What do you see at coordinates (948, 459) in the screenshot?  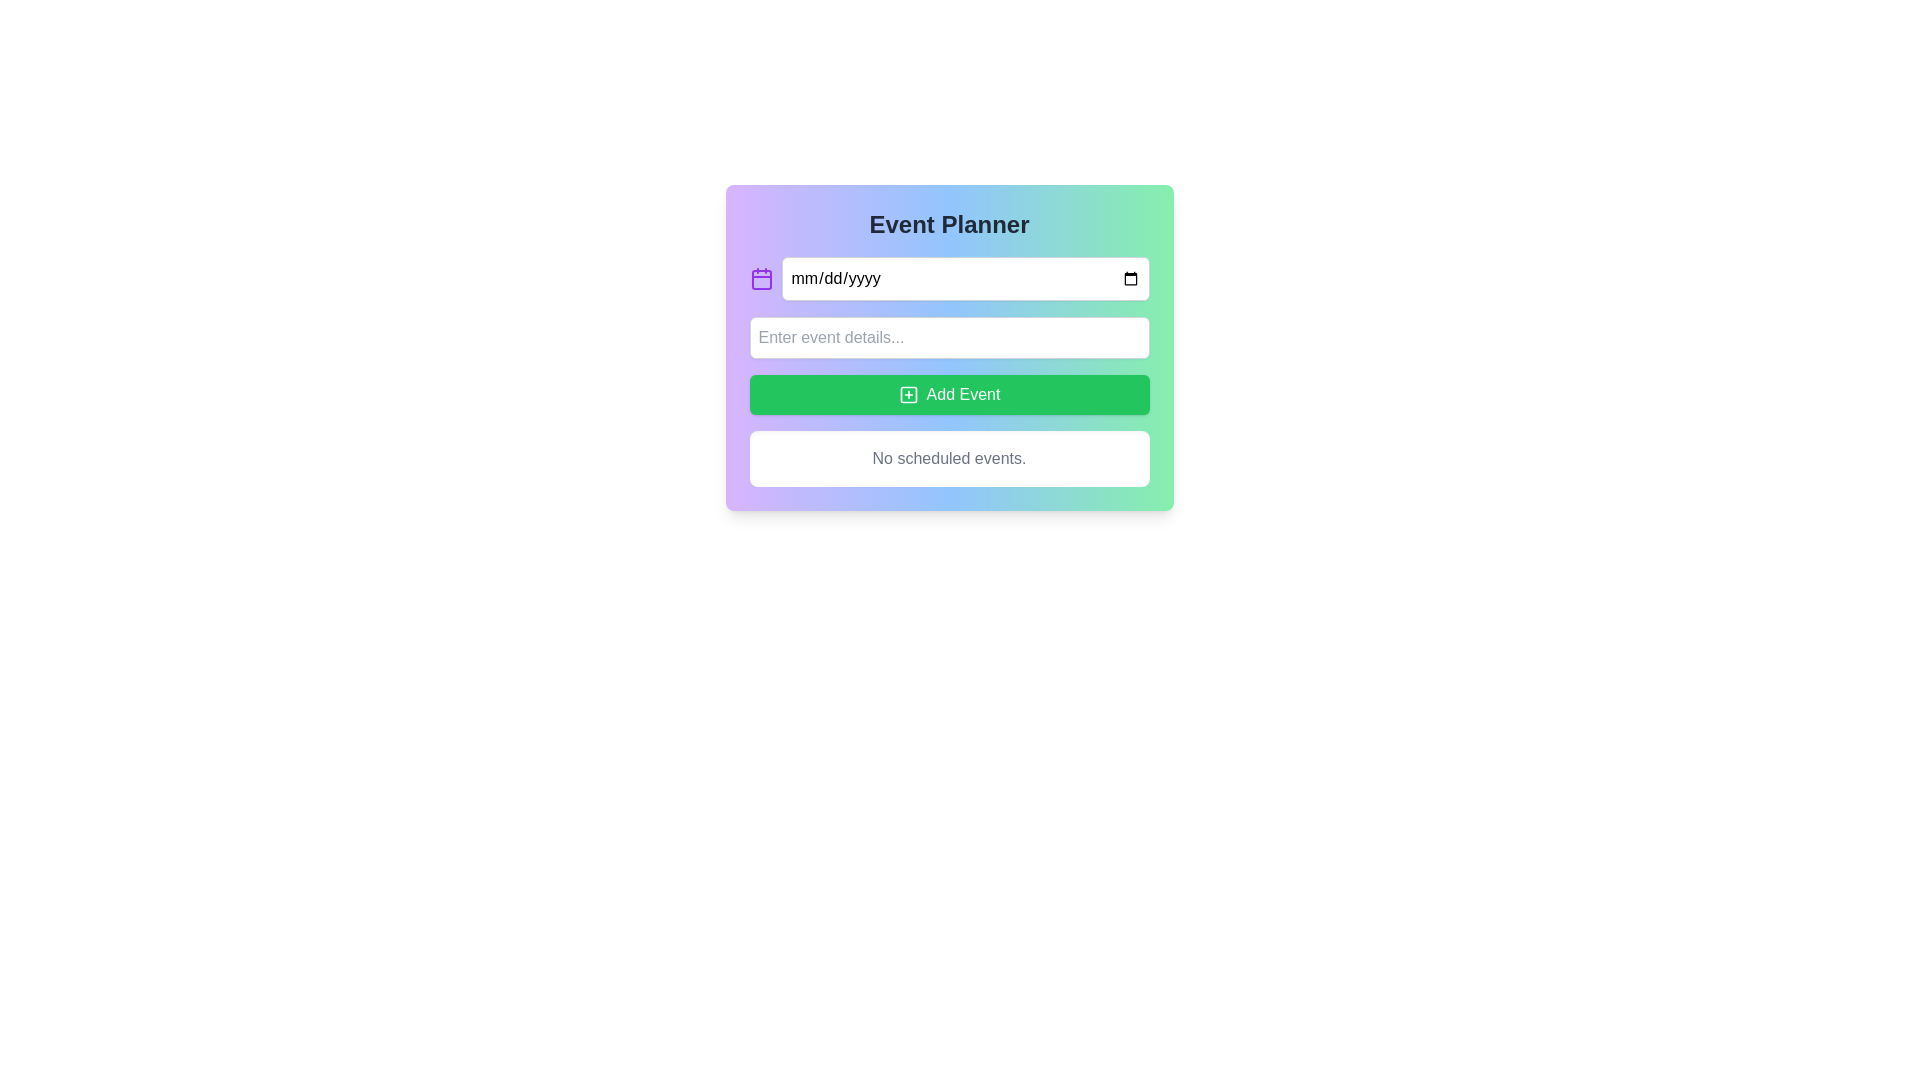 I see `the Static Text Display that shows 'No scheduled events.' located below the 'Add Event' button` at bounding box center [948, 459].